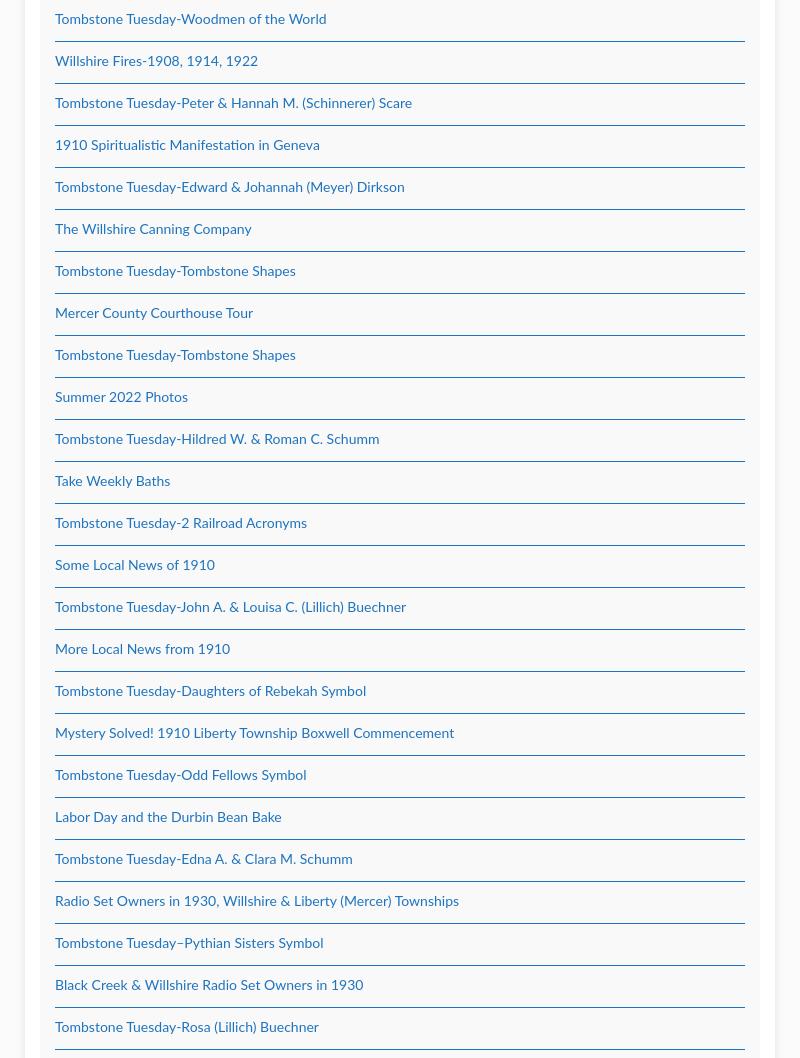 The image size is (800, 1058). I want to click on 'The Willshire Canning Company', so click(54, 230).